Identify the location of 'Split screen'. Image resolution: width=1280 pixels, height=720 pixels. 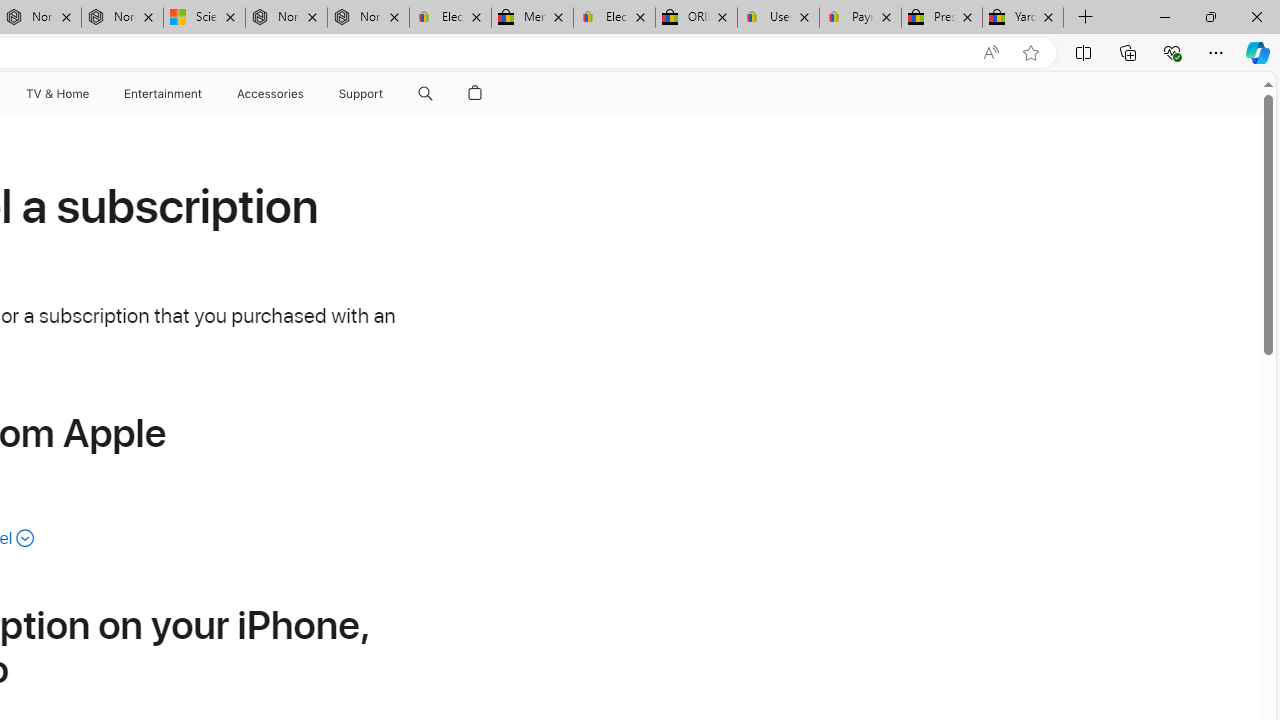
(1082, 51).